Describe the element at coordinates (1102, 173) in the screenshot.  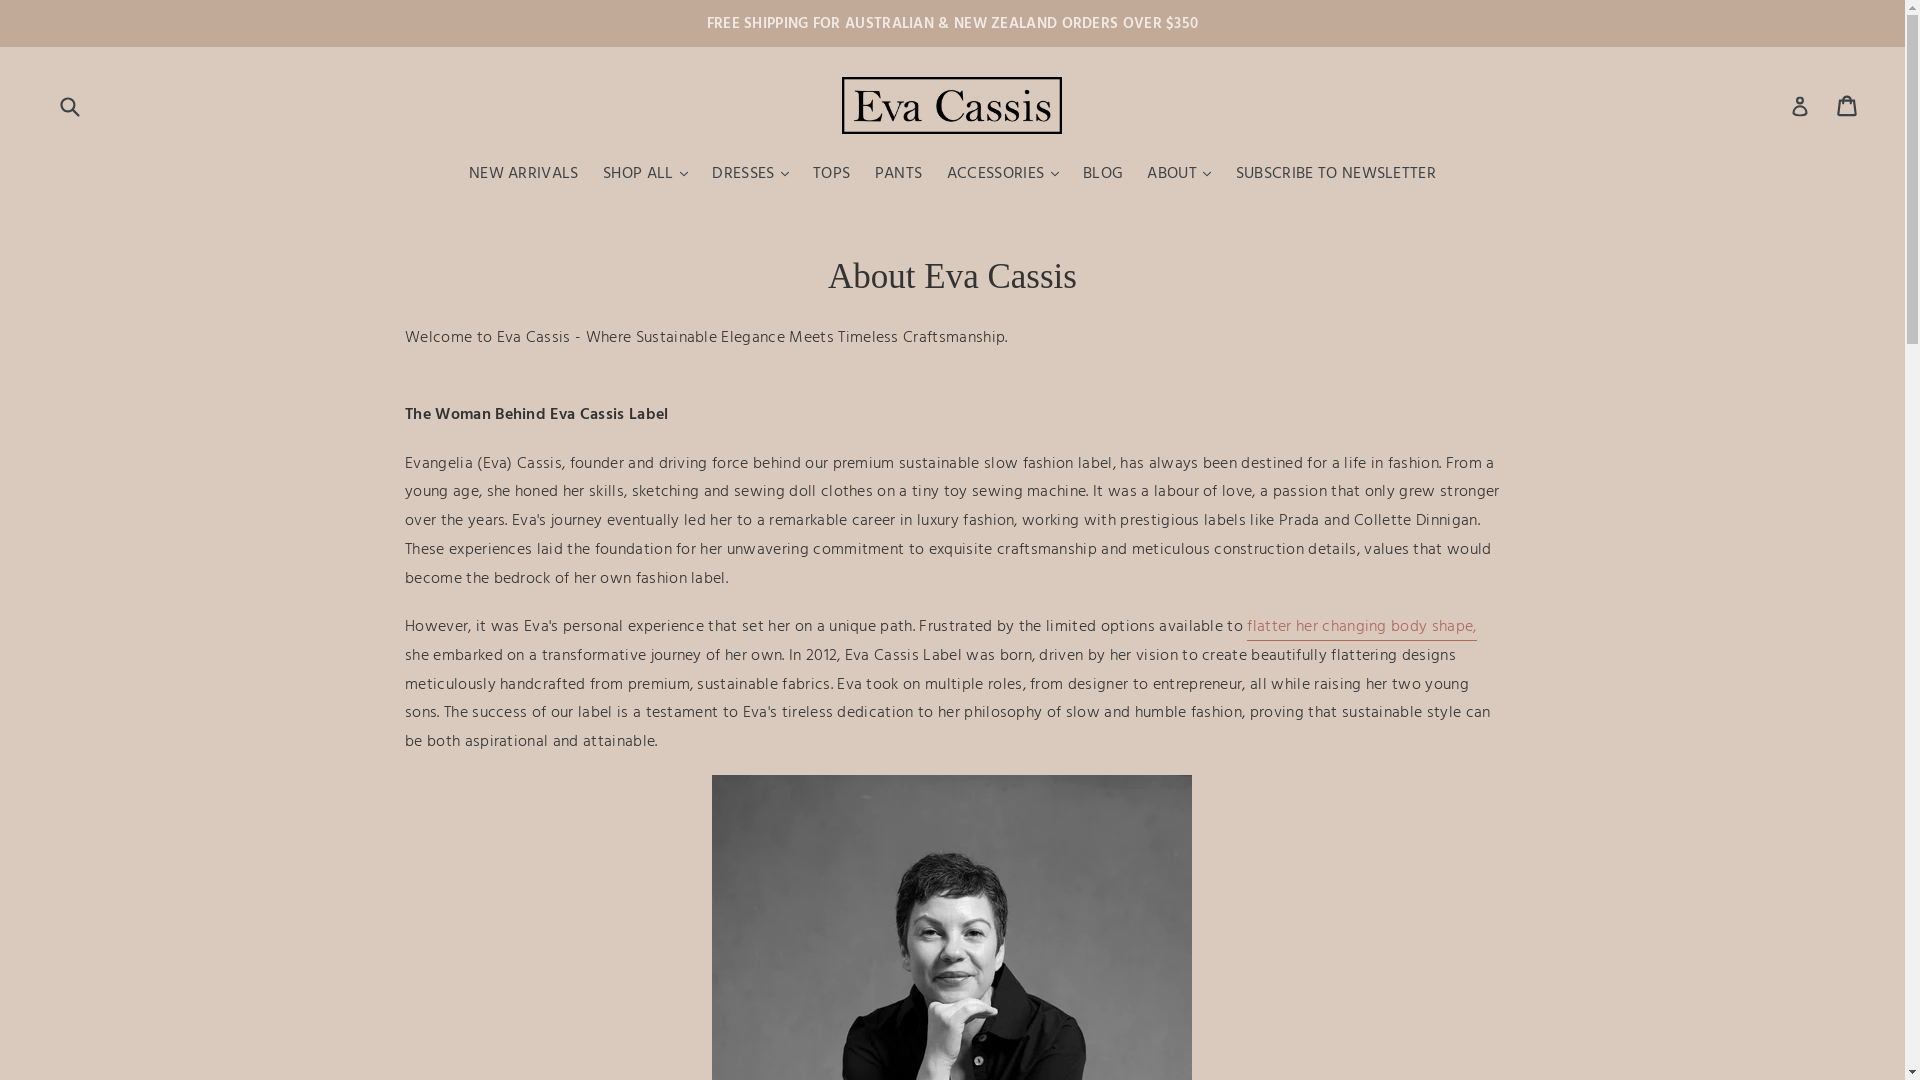
I see `'BLOG'` at that location.